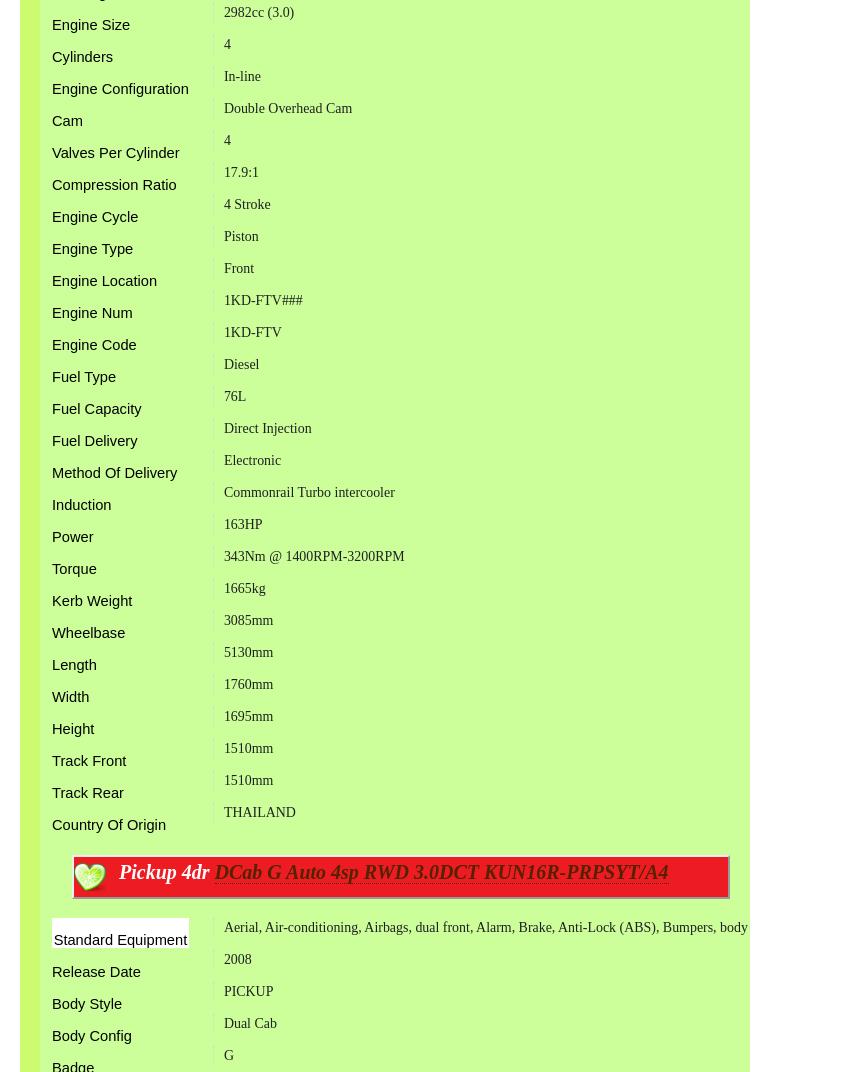 This screenshot has height=1072, width=845. I want to click on 'Fuel Delivery', so click(94, 440).